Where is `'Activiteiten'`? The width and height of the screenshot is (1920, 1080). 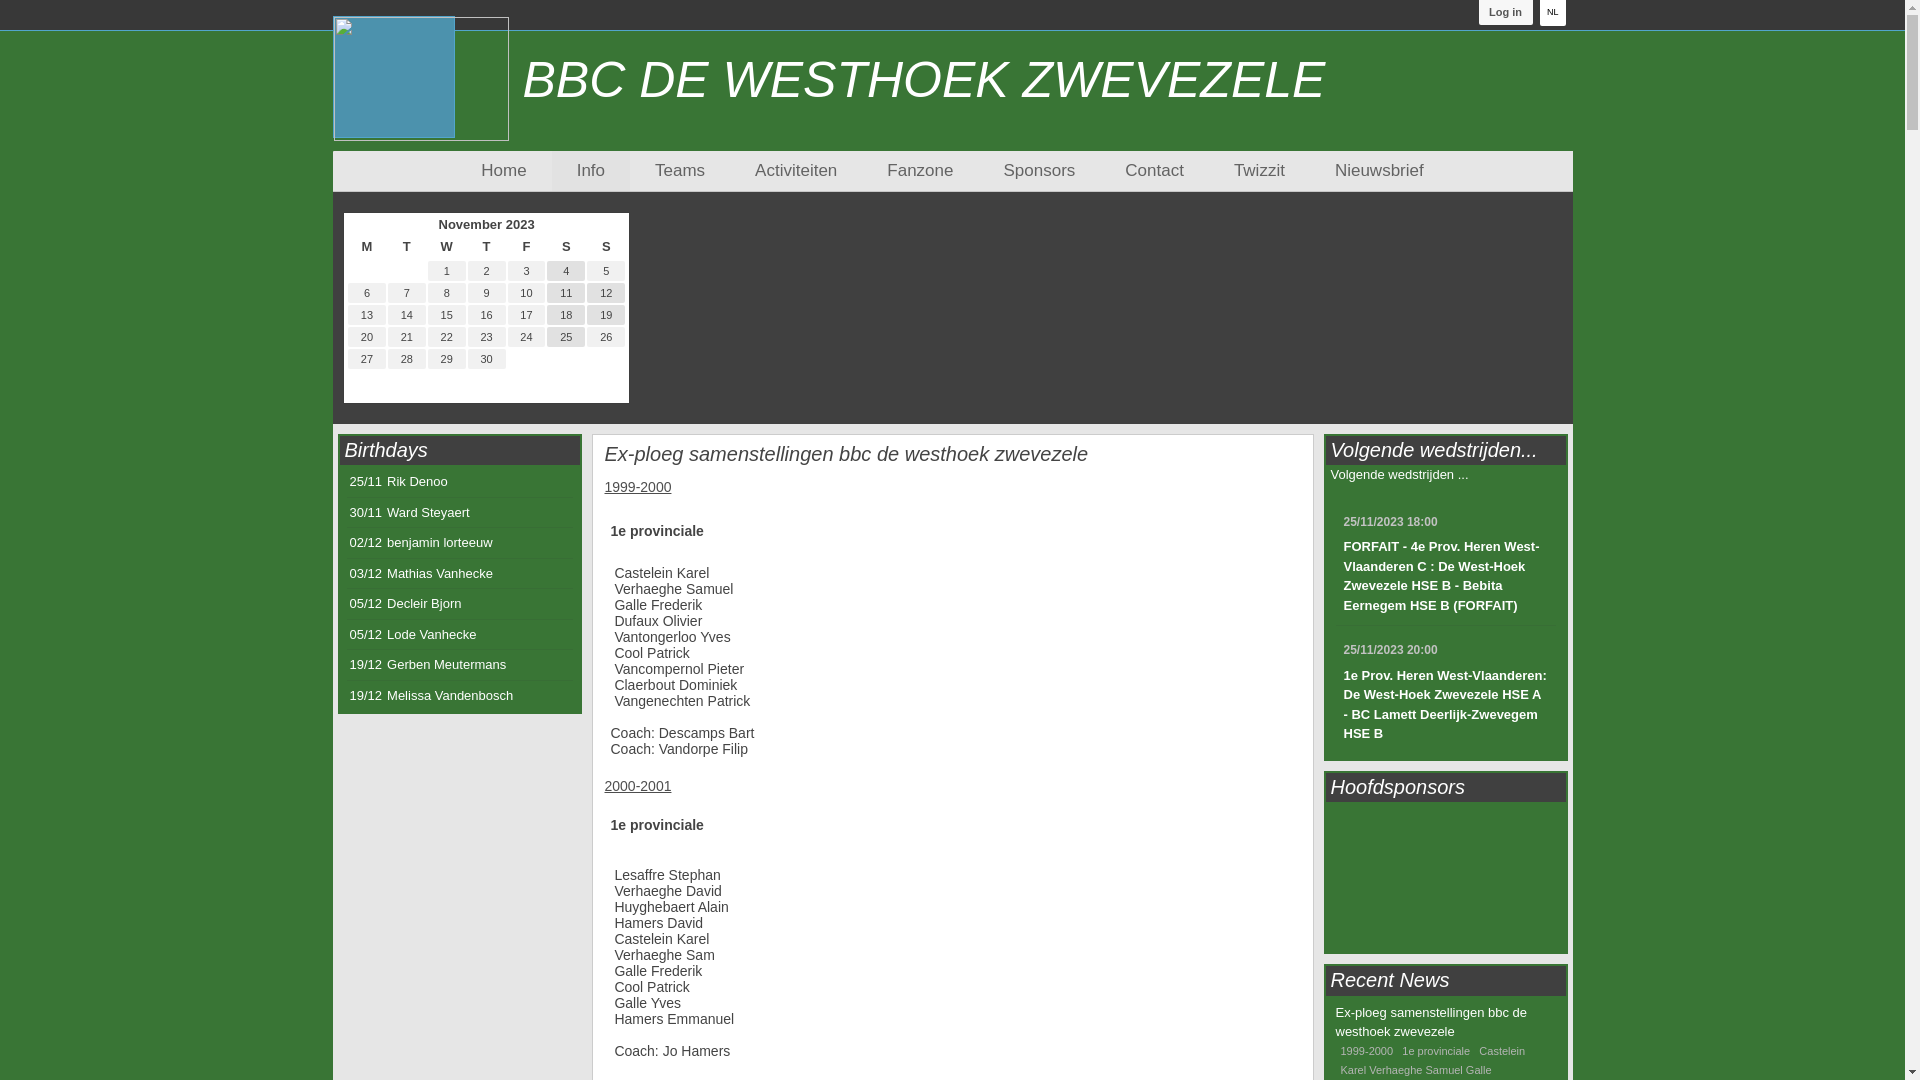
'Activiteiten' is located at coordinates (795, 169).